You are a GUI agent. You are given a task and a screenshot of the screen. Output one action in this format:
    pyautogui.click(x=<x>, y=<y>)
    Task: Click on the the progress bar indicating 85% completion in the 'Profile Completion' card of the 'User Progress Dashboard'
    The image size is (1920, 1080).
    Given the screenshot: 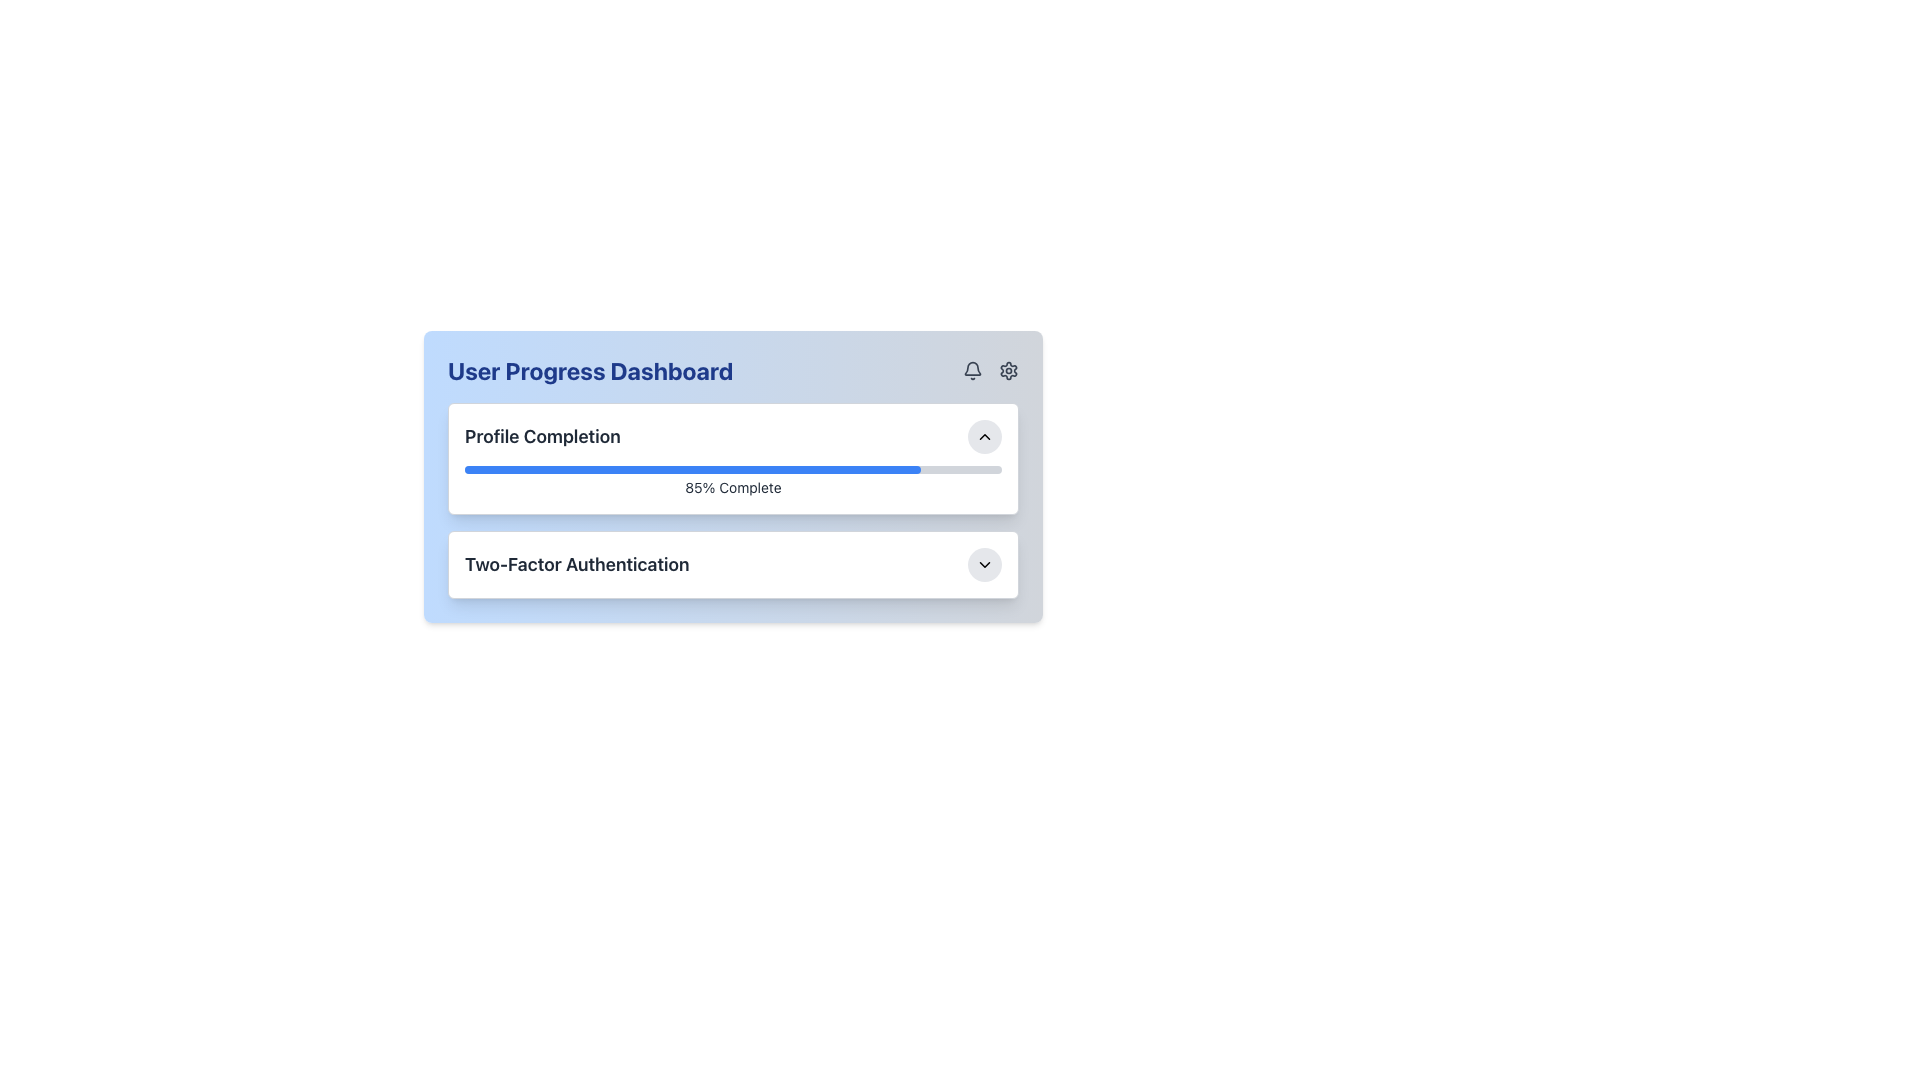 What is the action you would take?
    pyautogui.click(x=732, y=482)
    